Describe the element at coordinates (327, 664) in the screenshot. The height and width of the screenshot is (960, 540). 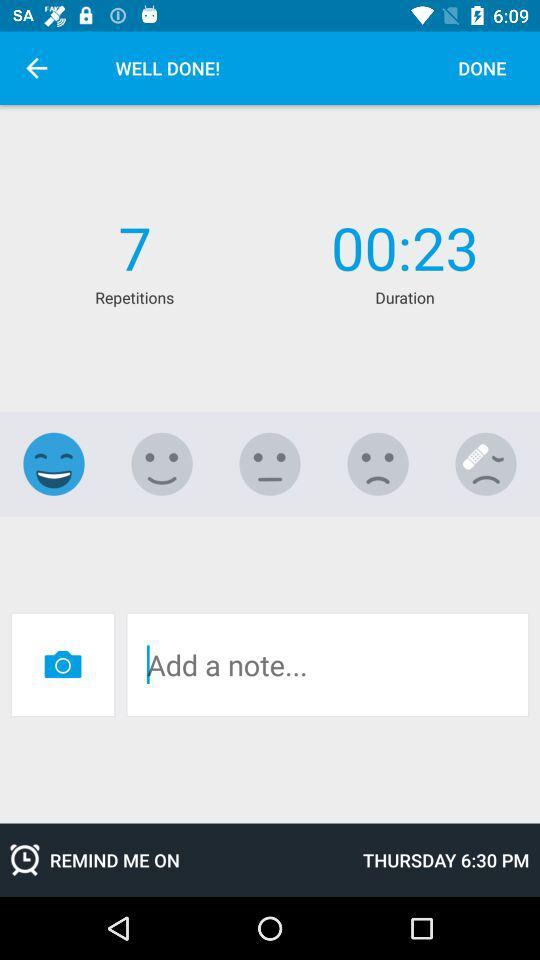
I see `a note` at that location.